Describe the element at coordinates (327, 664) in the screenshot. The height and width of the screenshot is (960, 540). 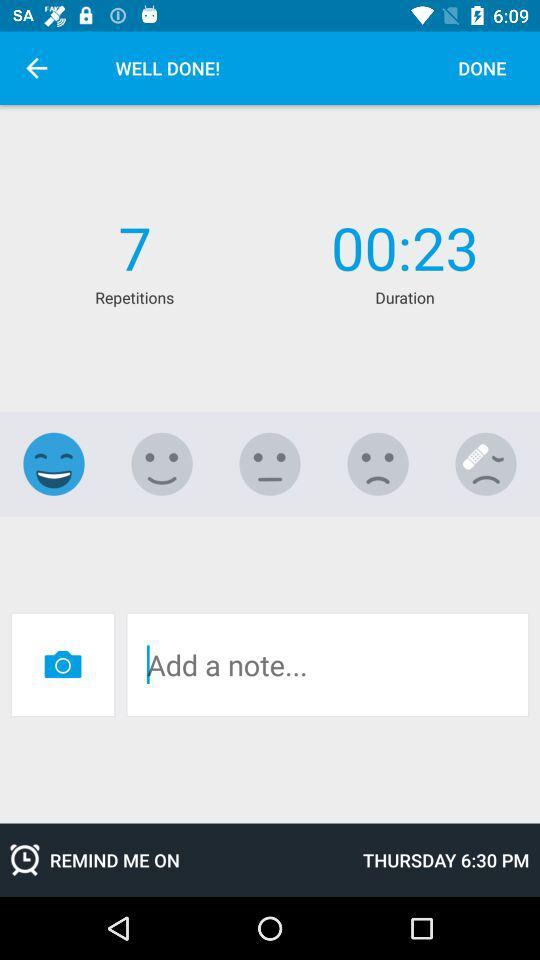
I see `a note` at that location.